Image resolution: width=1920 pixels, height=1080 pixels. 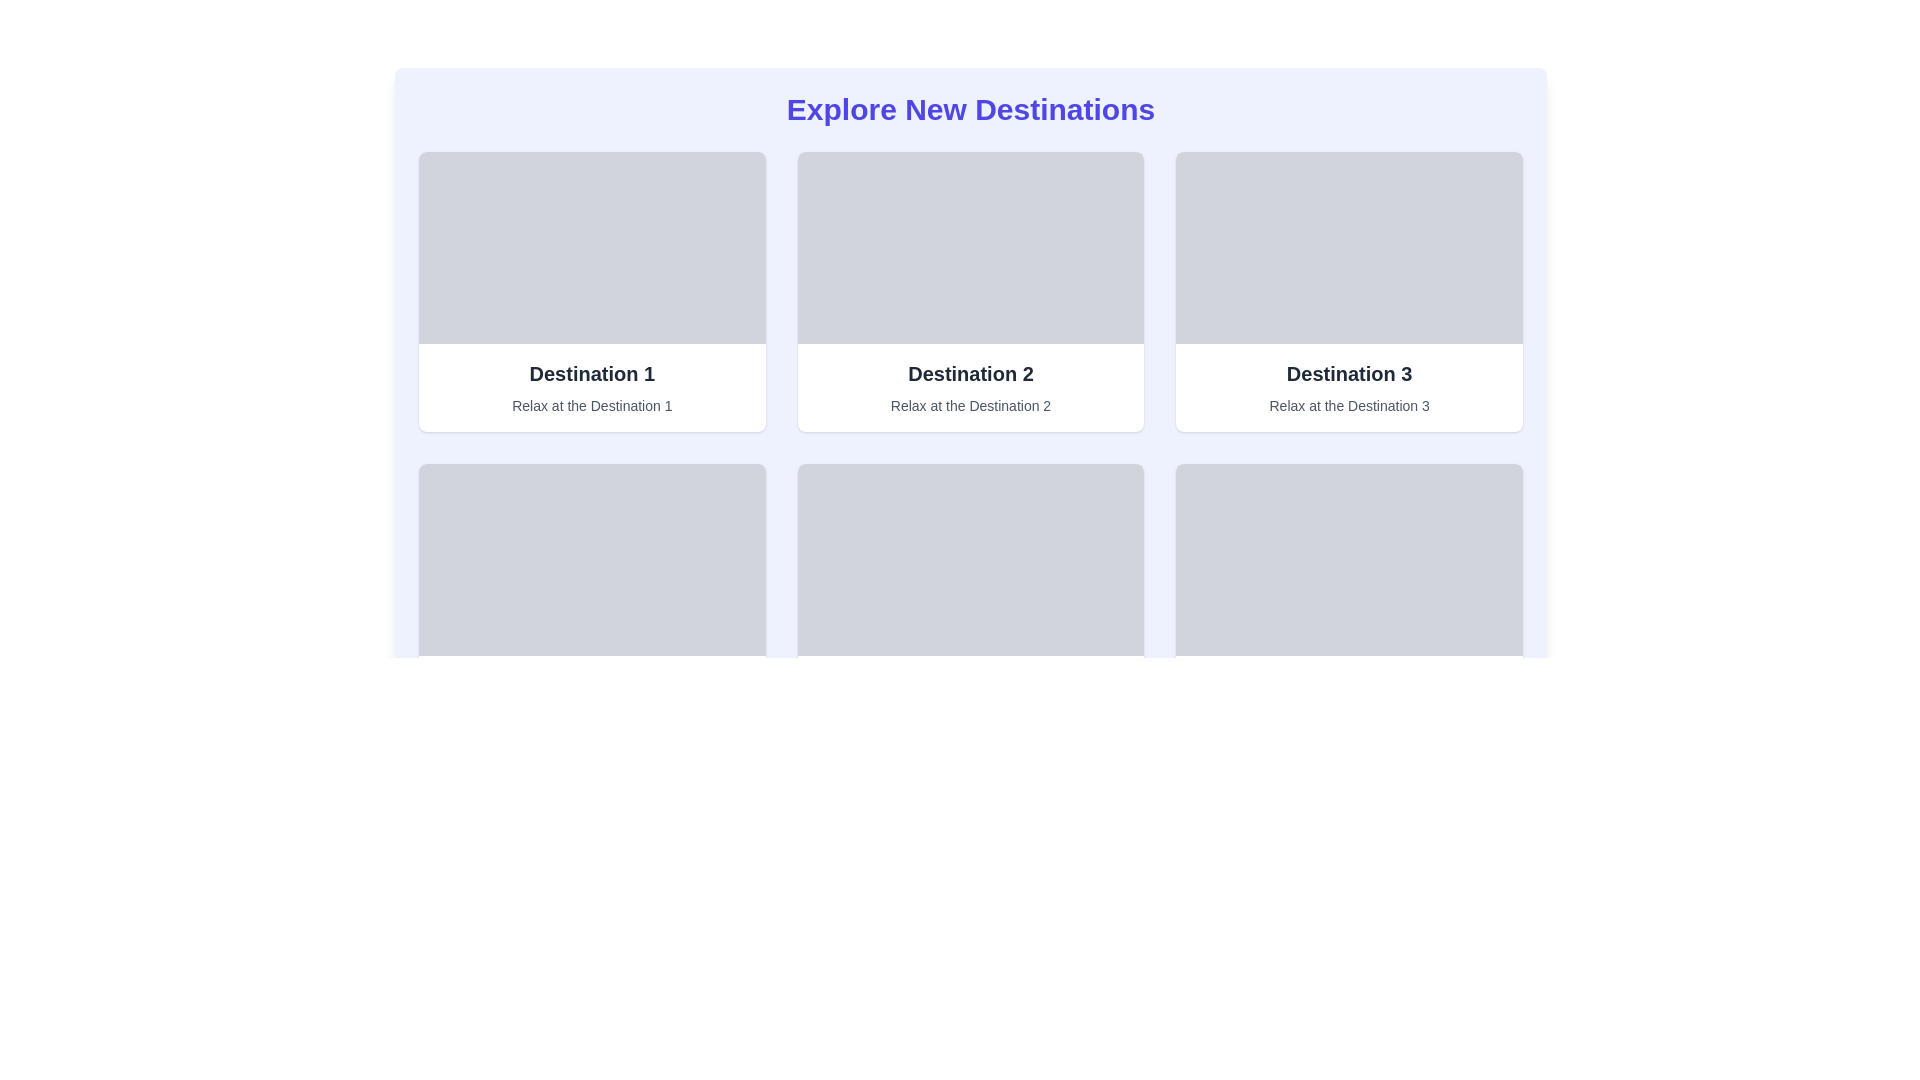 I want to click on the details of the Card component containing text and a placeholder image, which features a white background, rounded corners, and text elements including 'Destination 3' and 'Relax at the Destination 3', so click(x=1349, y=292).